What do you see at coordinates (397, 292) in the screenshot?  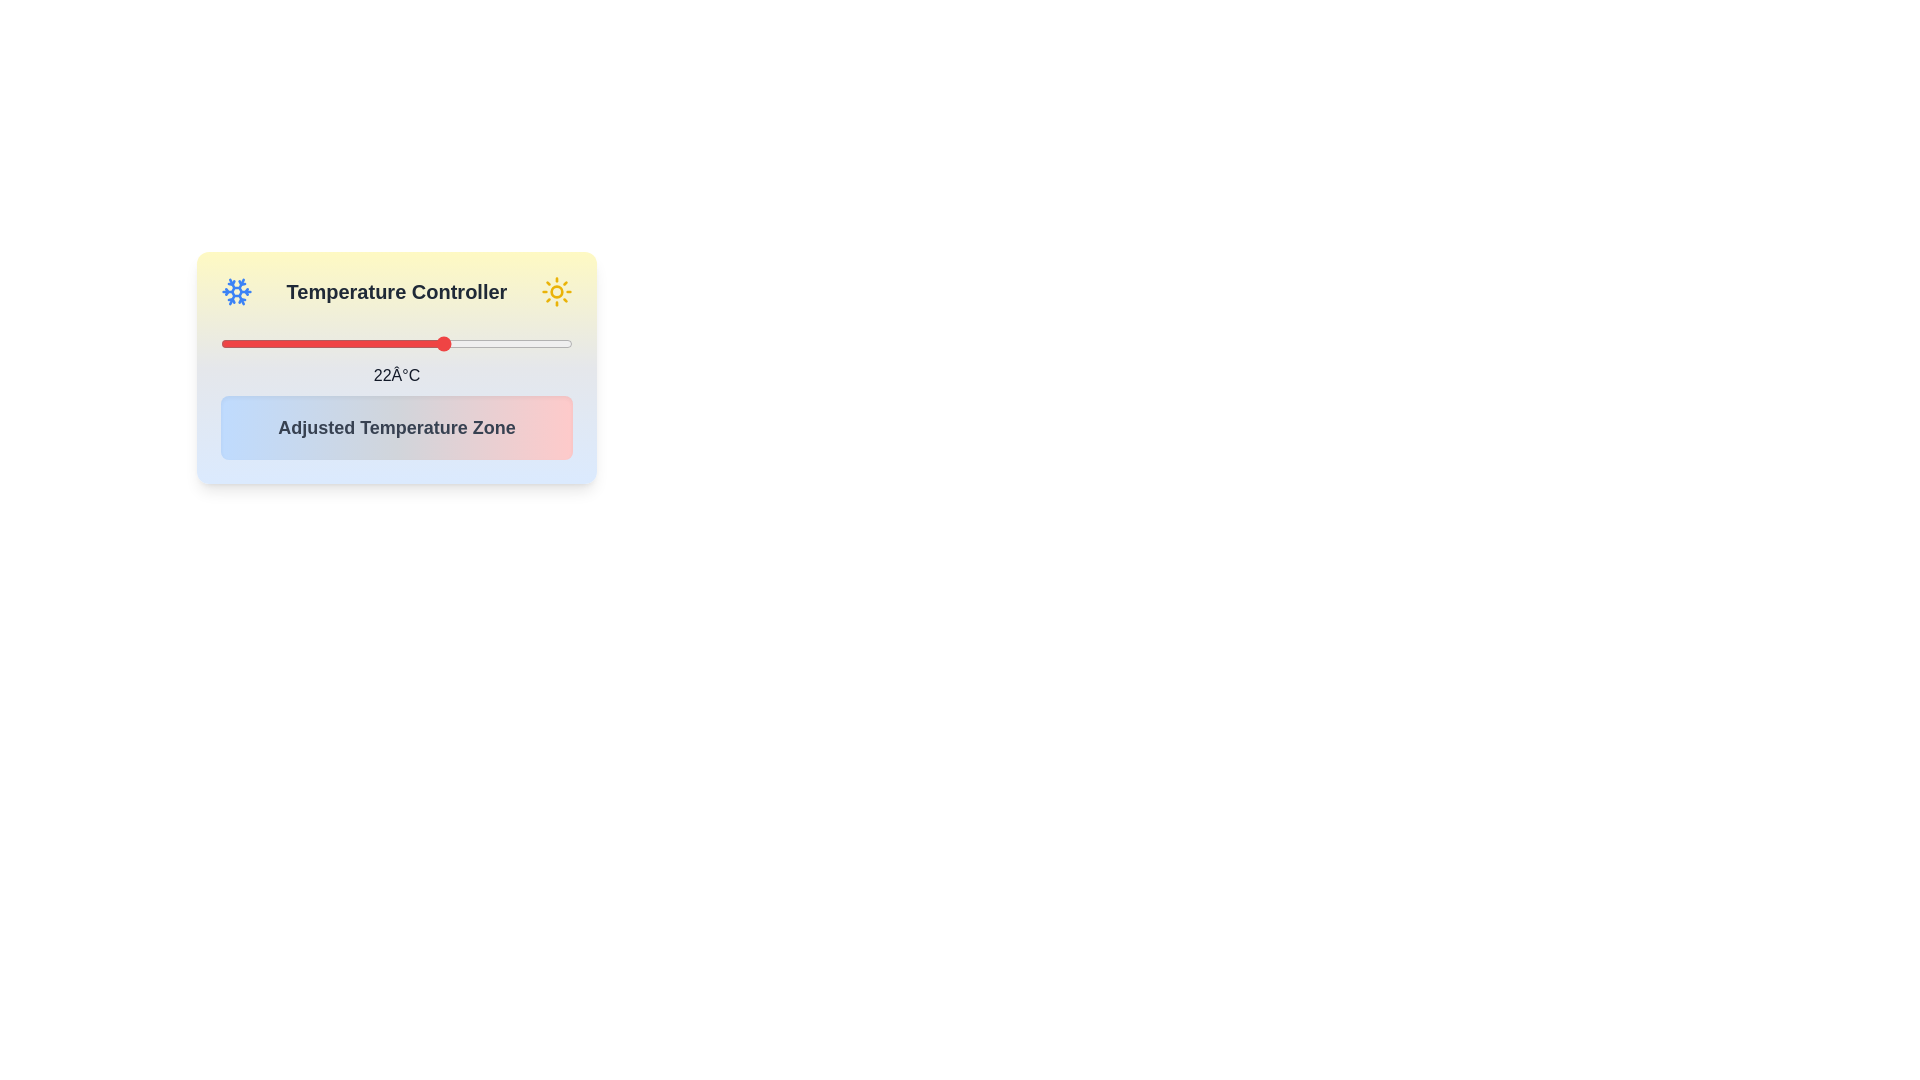 I see `the label that serves as a title for the temperature adjustment functionality, positioned centrally between a blue snowflake icon and a yellow sun icon` at bounding box center [397, 292].